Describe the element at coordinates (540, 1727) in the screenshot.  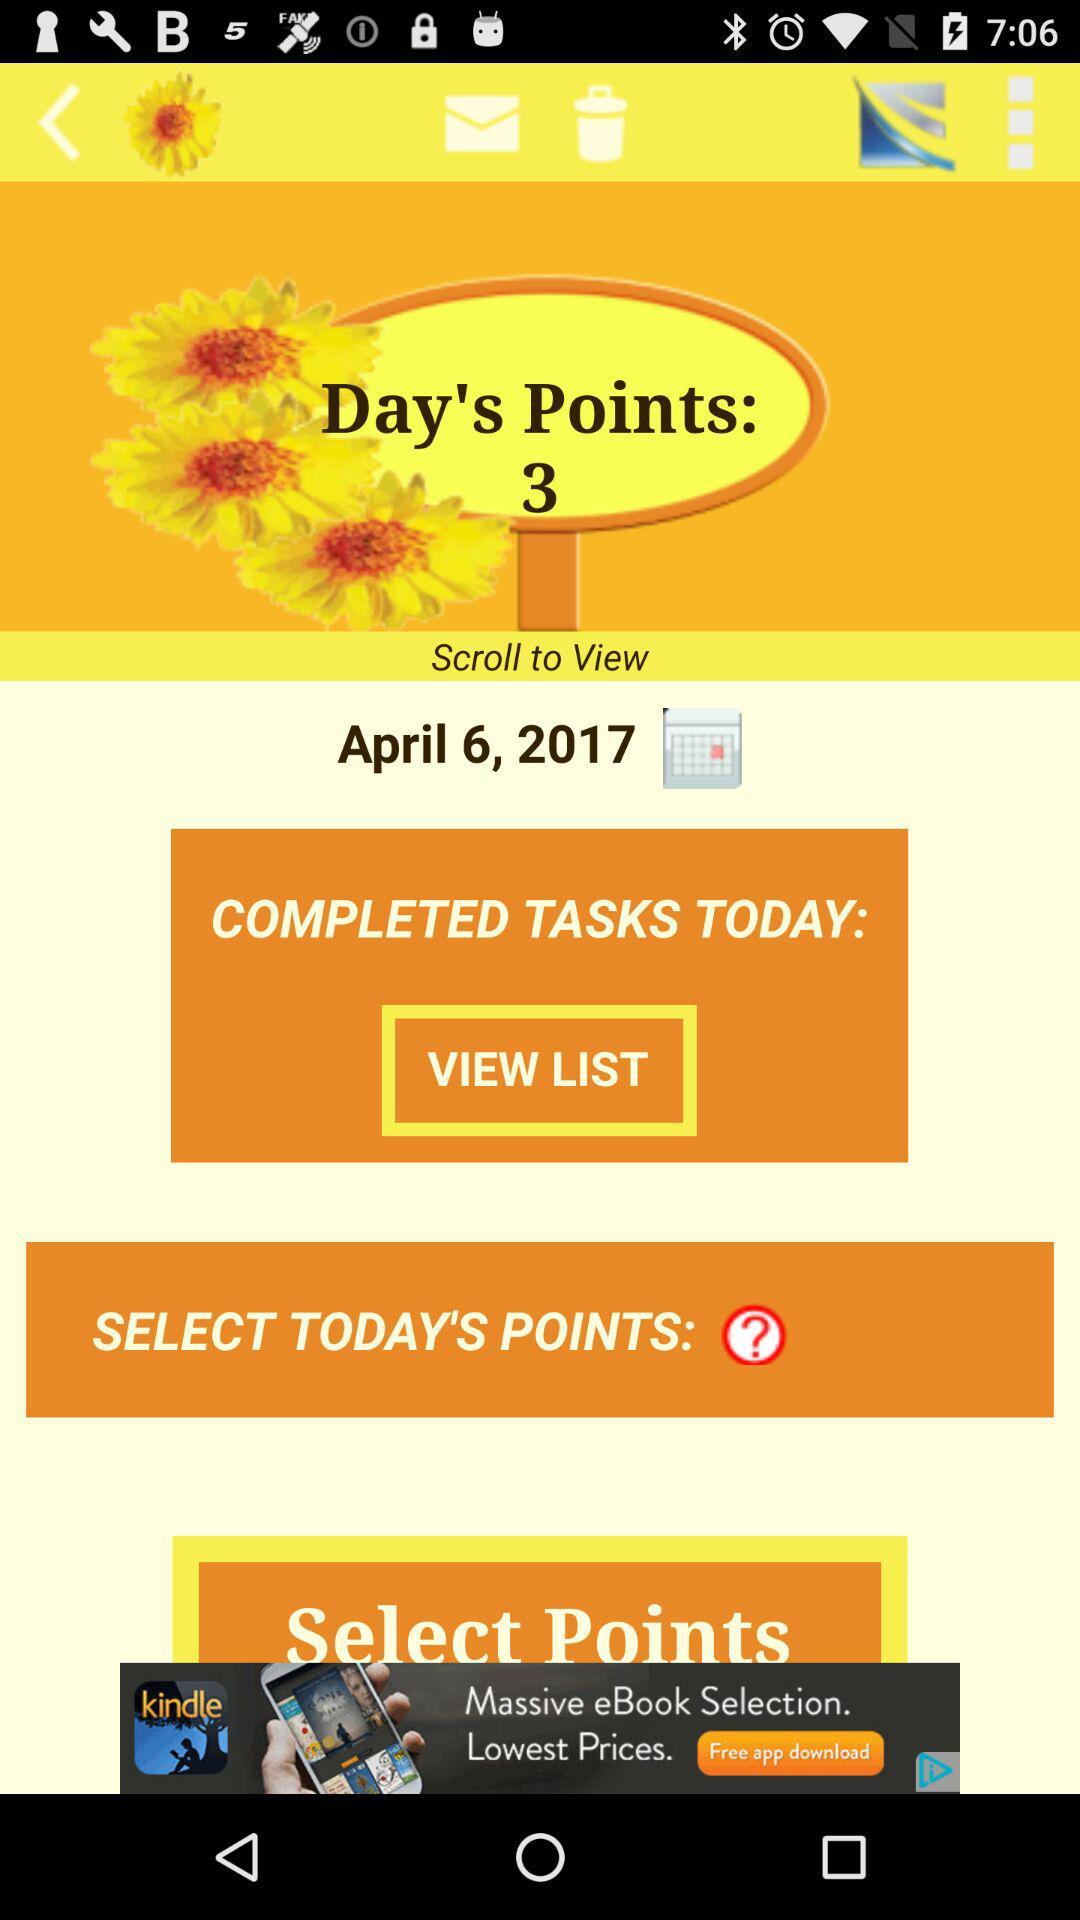
I see `advertisement` at that location.